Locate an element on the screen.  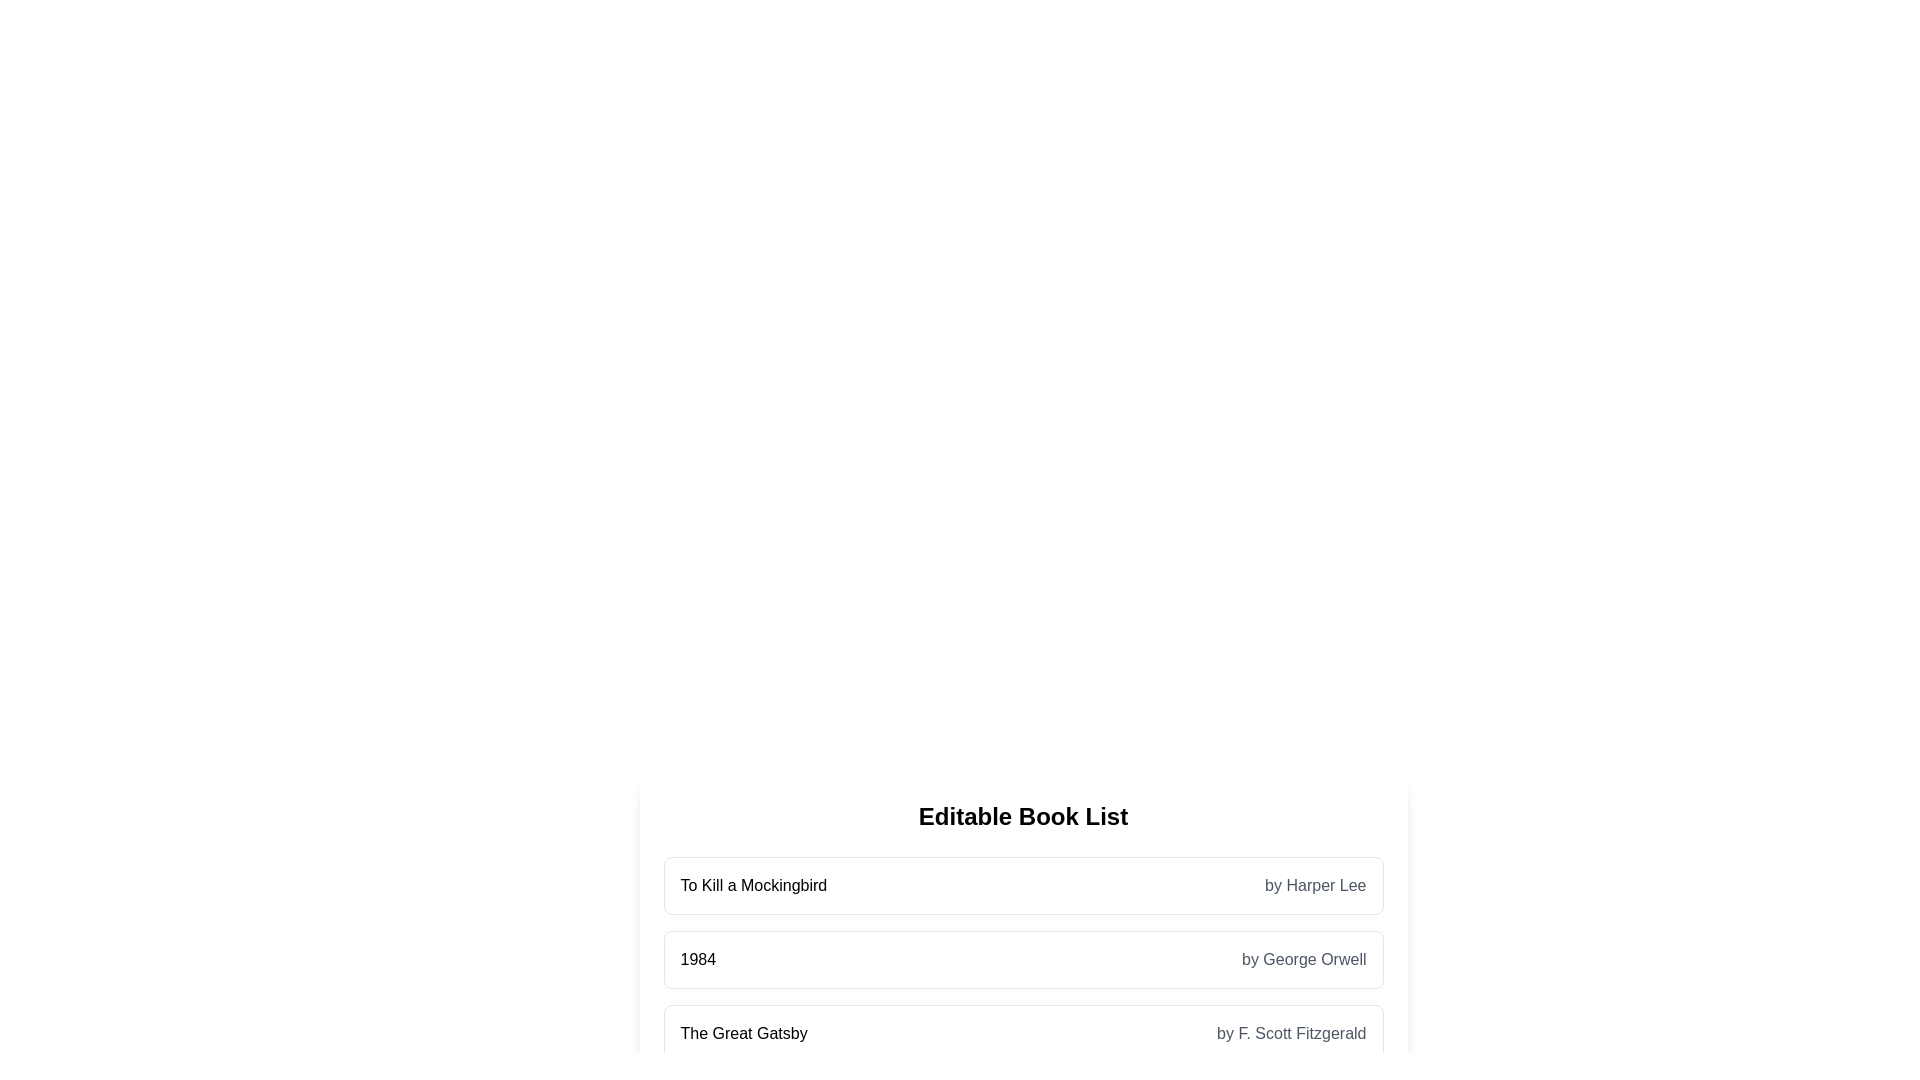
the small text block displaying 'by Harper Lee', which is styled in a muted gray color and positioned on the right side of the book record for 'To Kill a Mockingbird' is located at coordinates (1315, 885).